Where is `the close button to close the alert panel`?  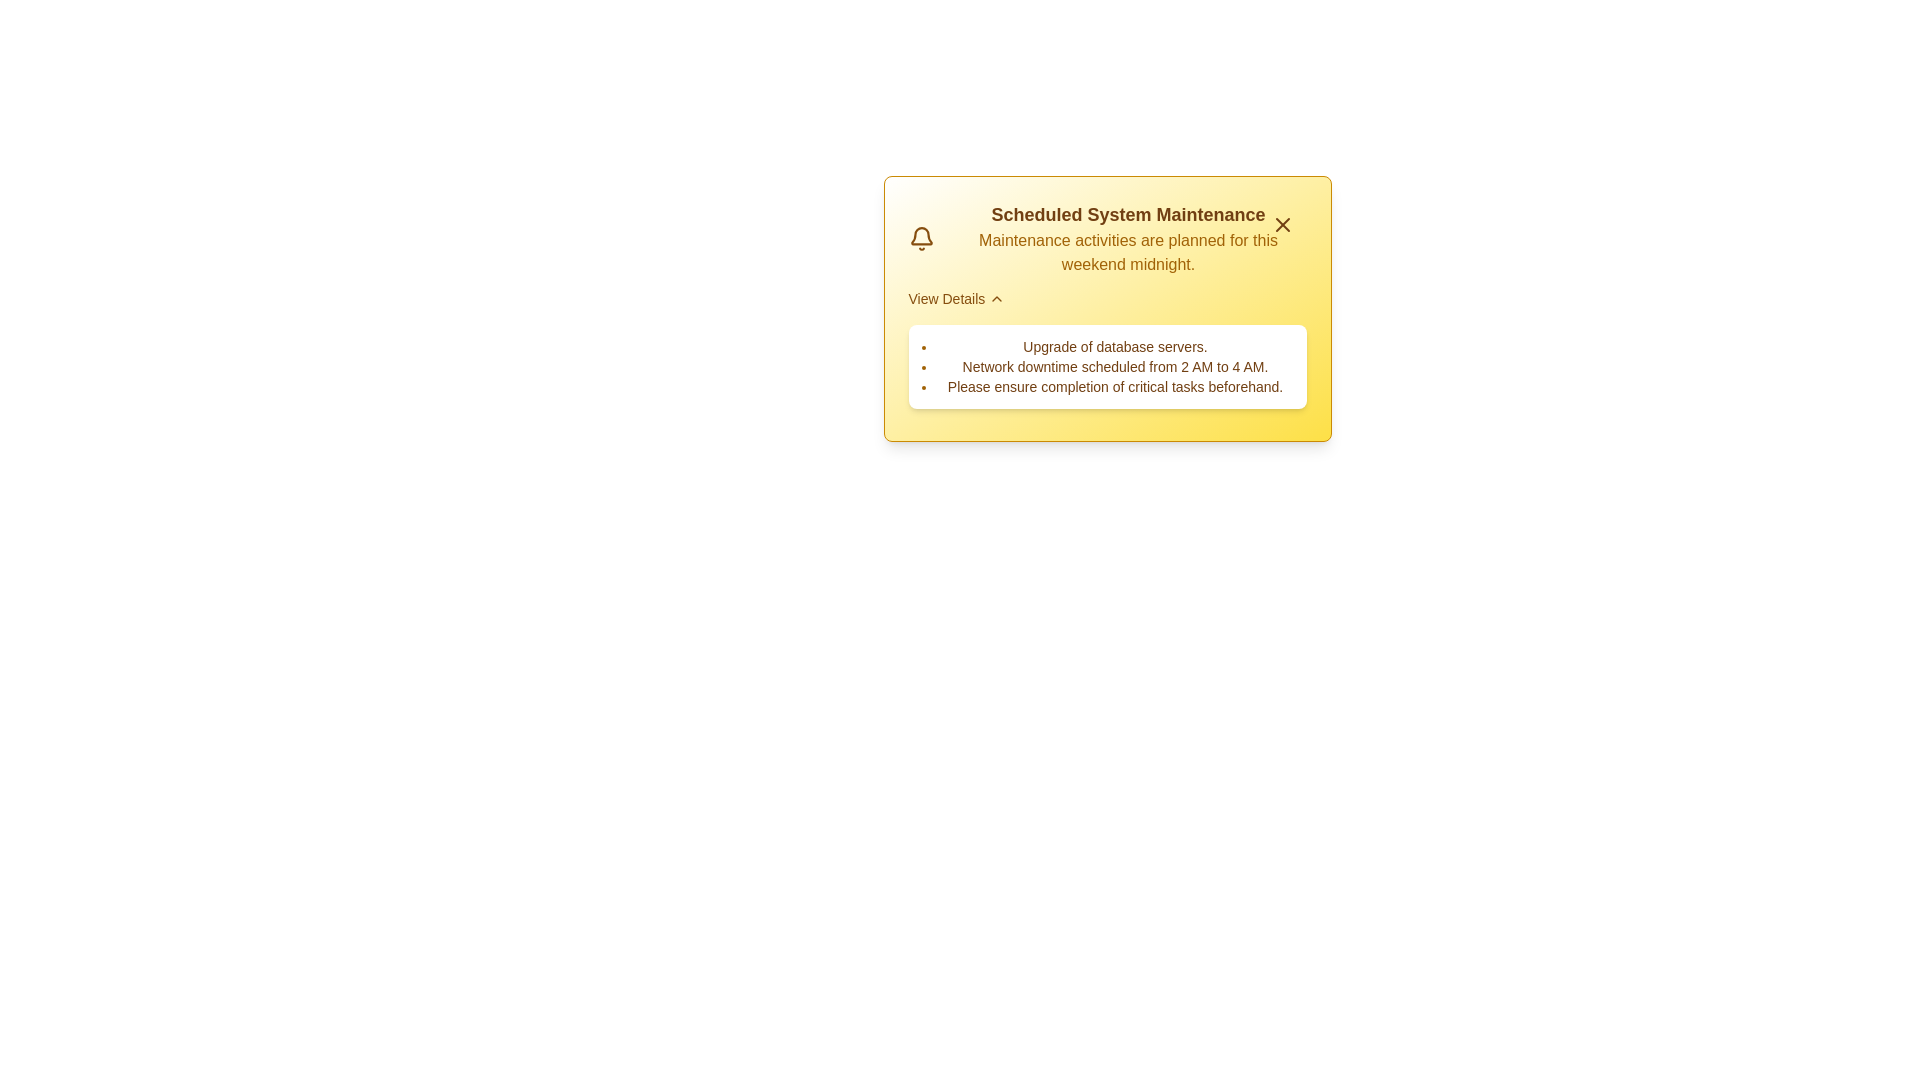 the close button to close the alert panel is located at coordinates (1282, 224).